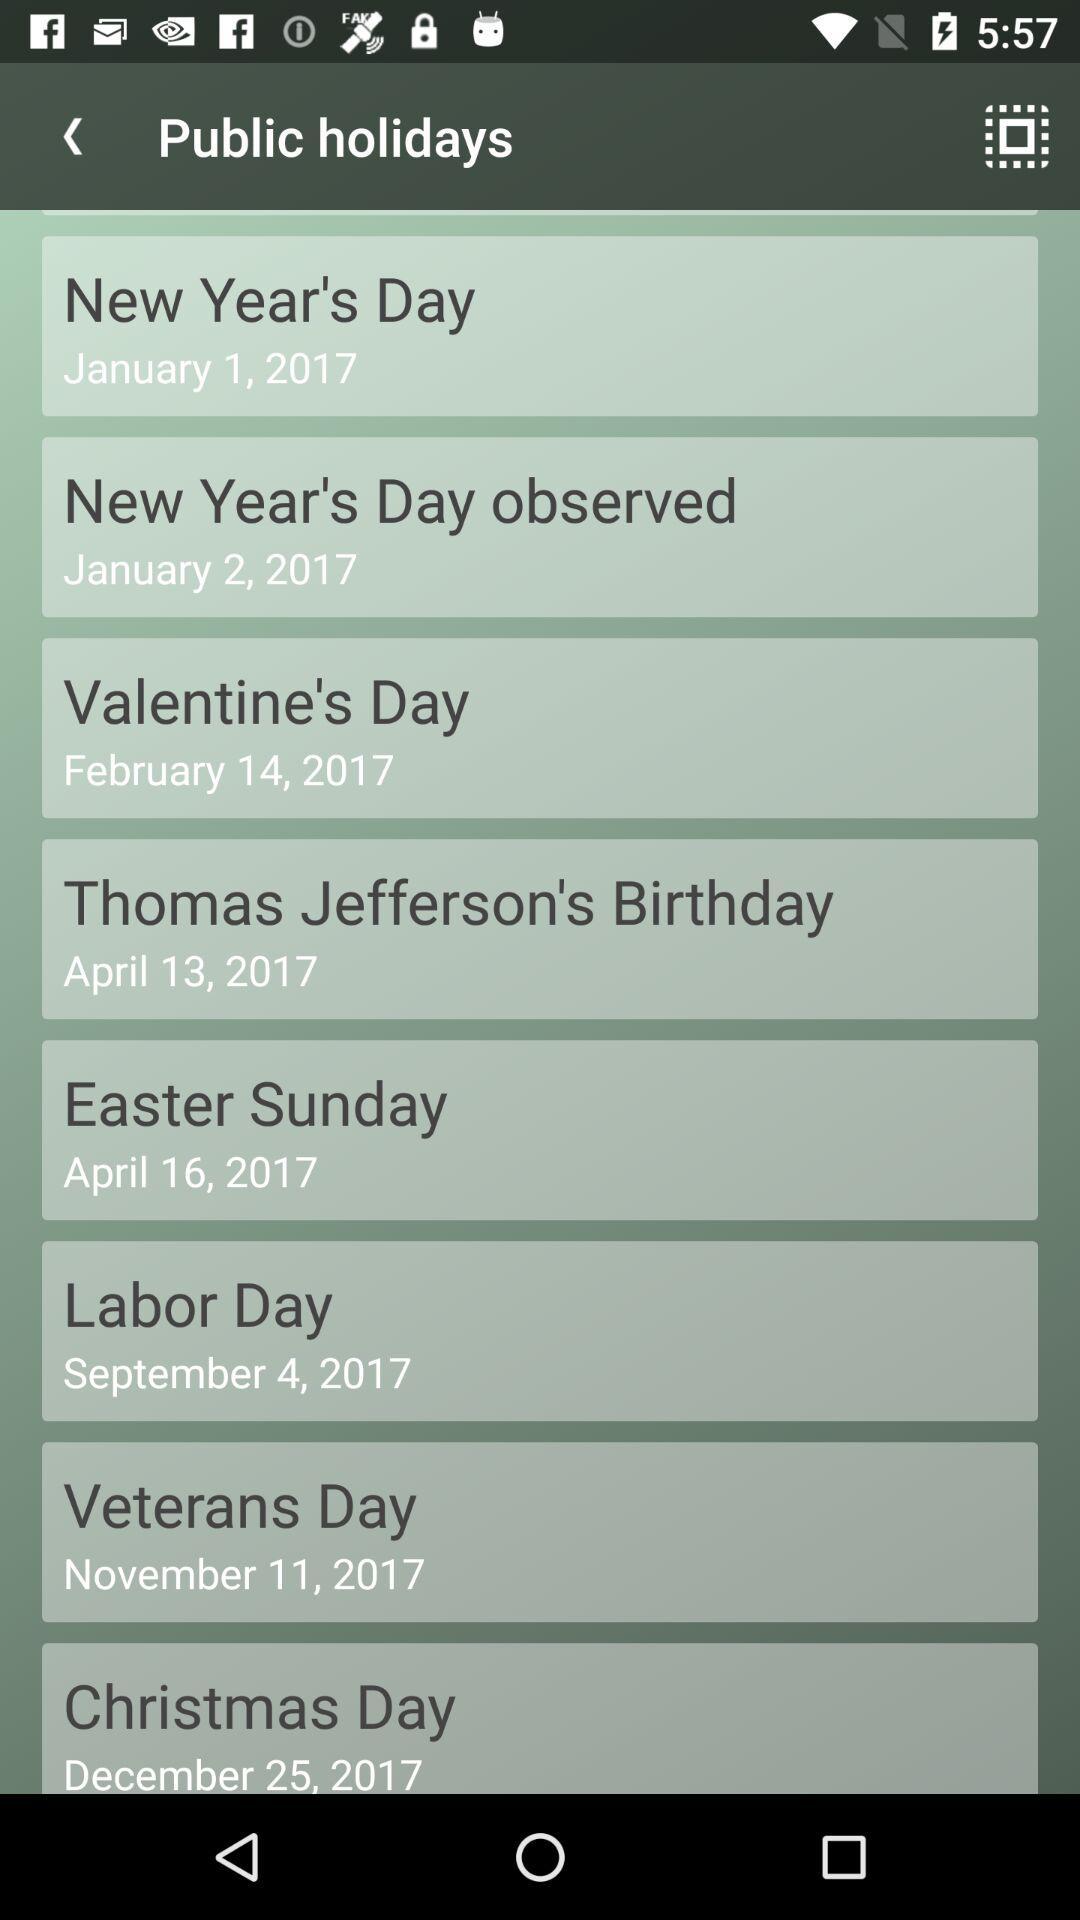  Describe the element at coordinates (540, 767) in the screenshot. I see `the item above thomas jefferson s icon` at that location.